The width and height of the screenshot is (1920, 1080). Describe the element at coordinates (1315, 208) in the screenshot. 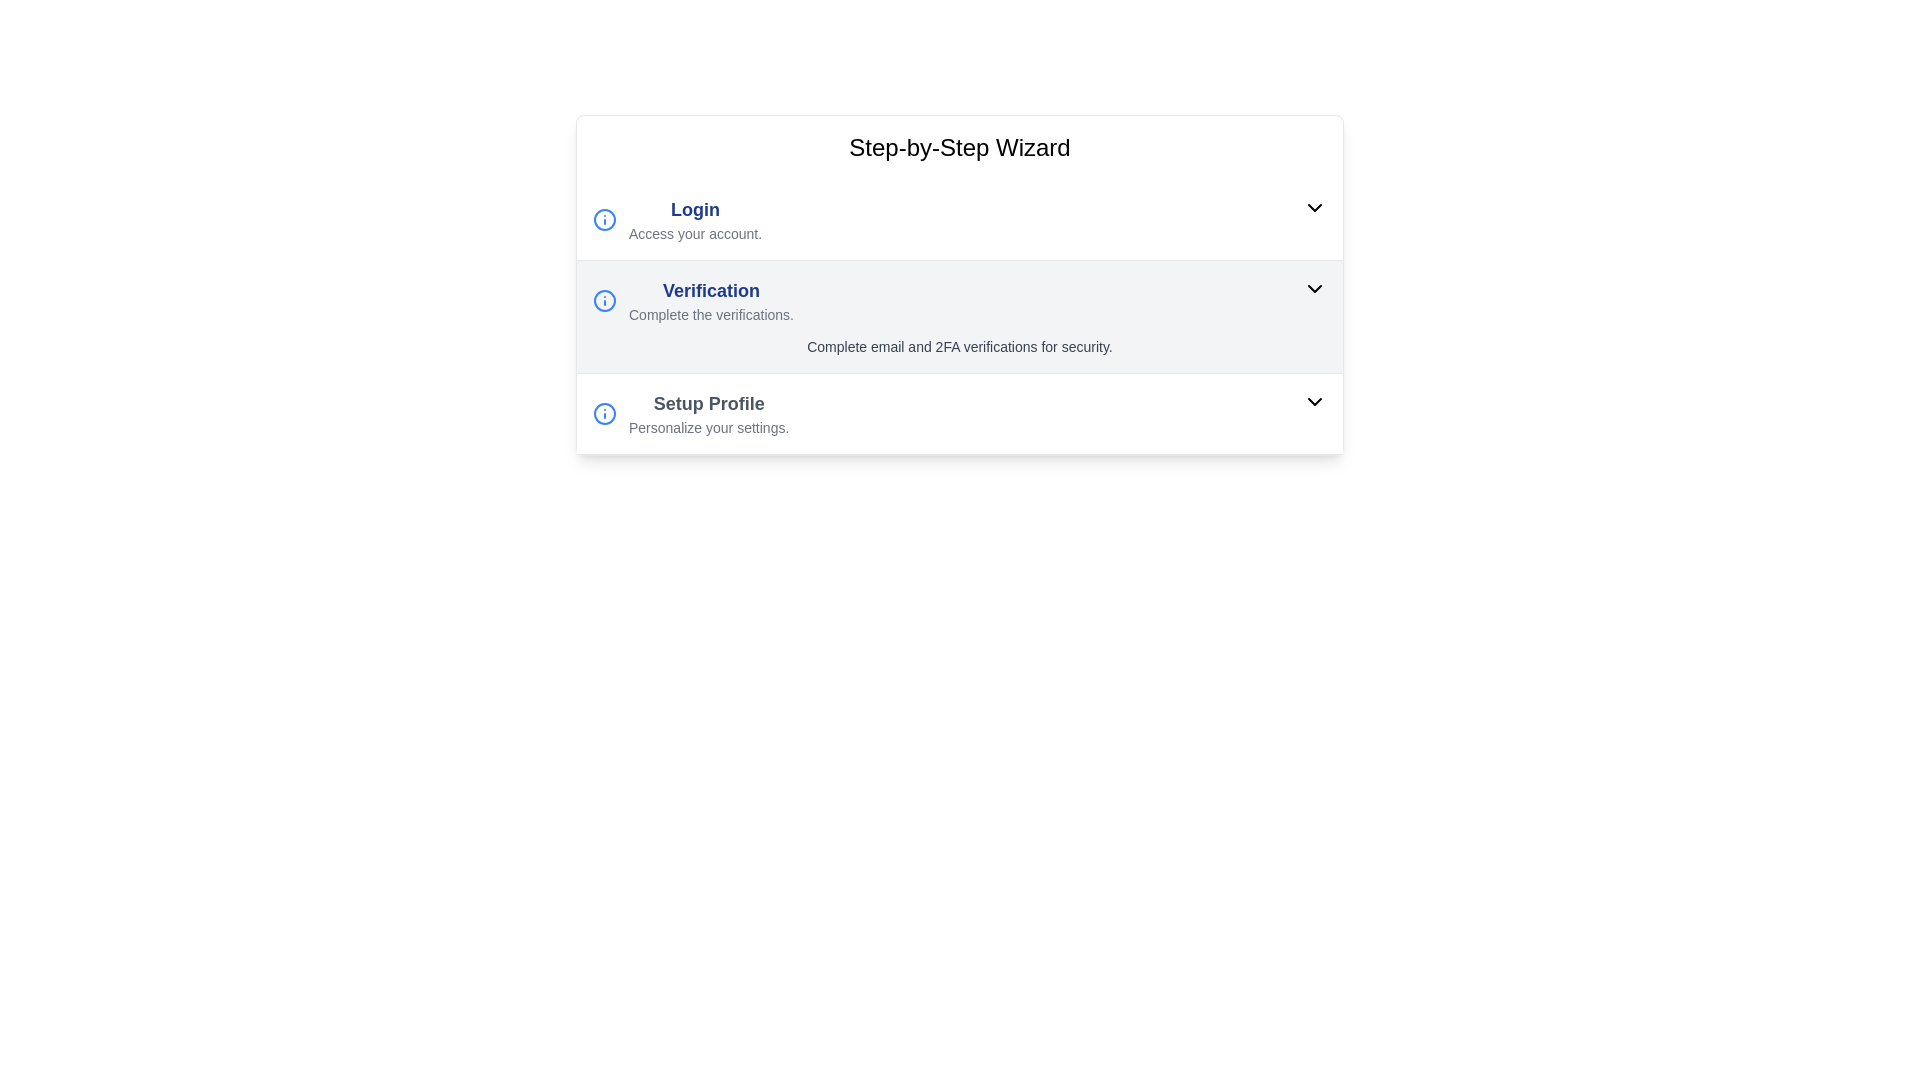

I see `the toggle icon located at the far right of the row containing the 'Login' title and 'Access your account' subtitle to interact with it` at that location.